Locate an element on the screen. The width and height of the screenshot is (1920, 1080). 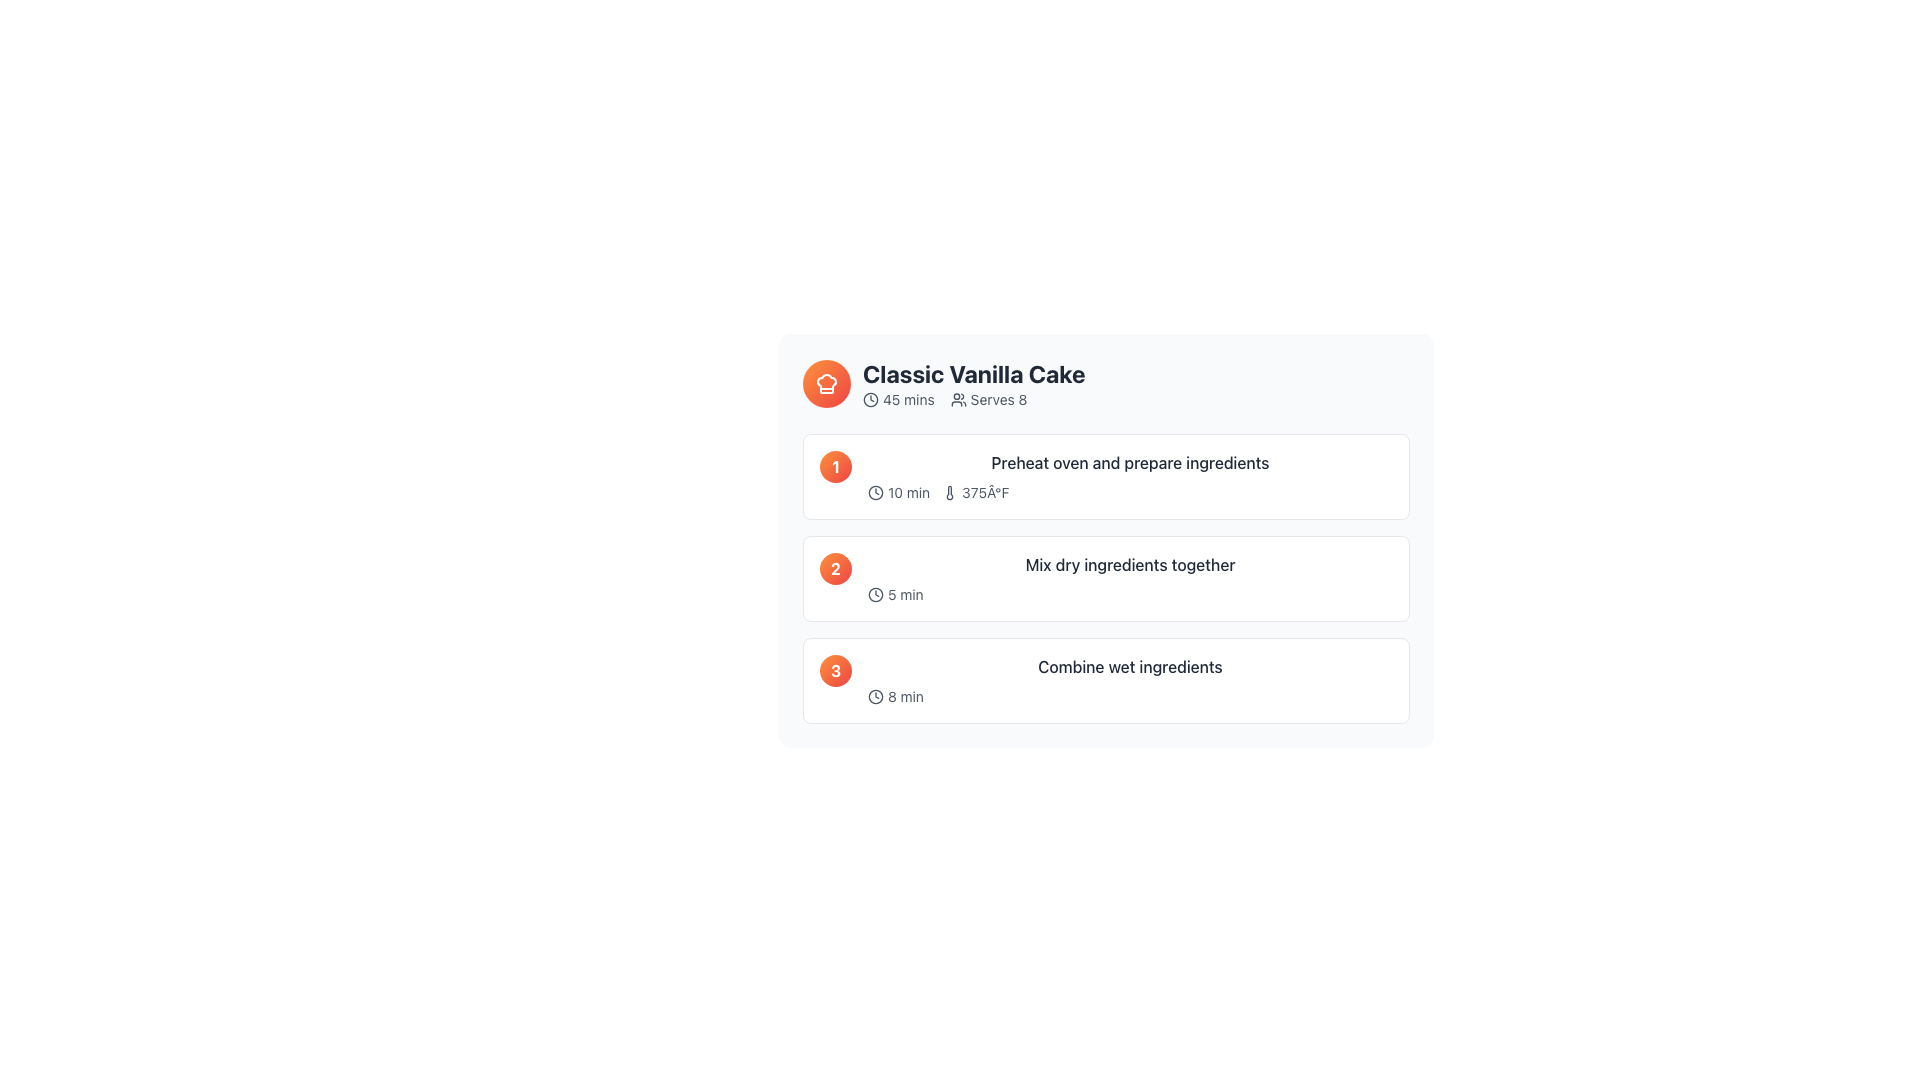
the Step Indicator badge that identifies the second step in the vertical list of instructions, which is labeled 'Mix dry ingredients together' is located at coordinates (835, 569).